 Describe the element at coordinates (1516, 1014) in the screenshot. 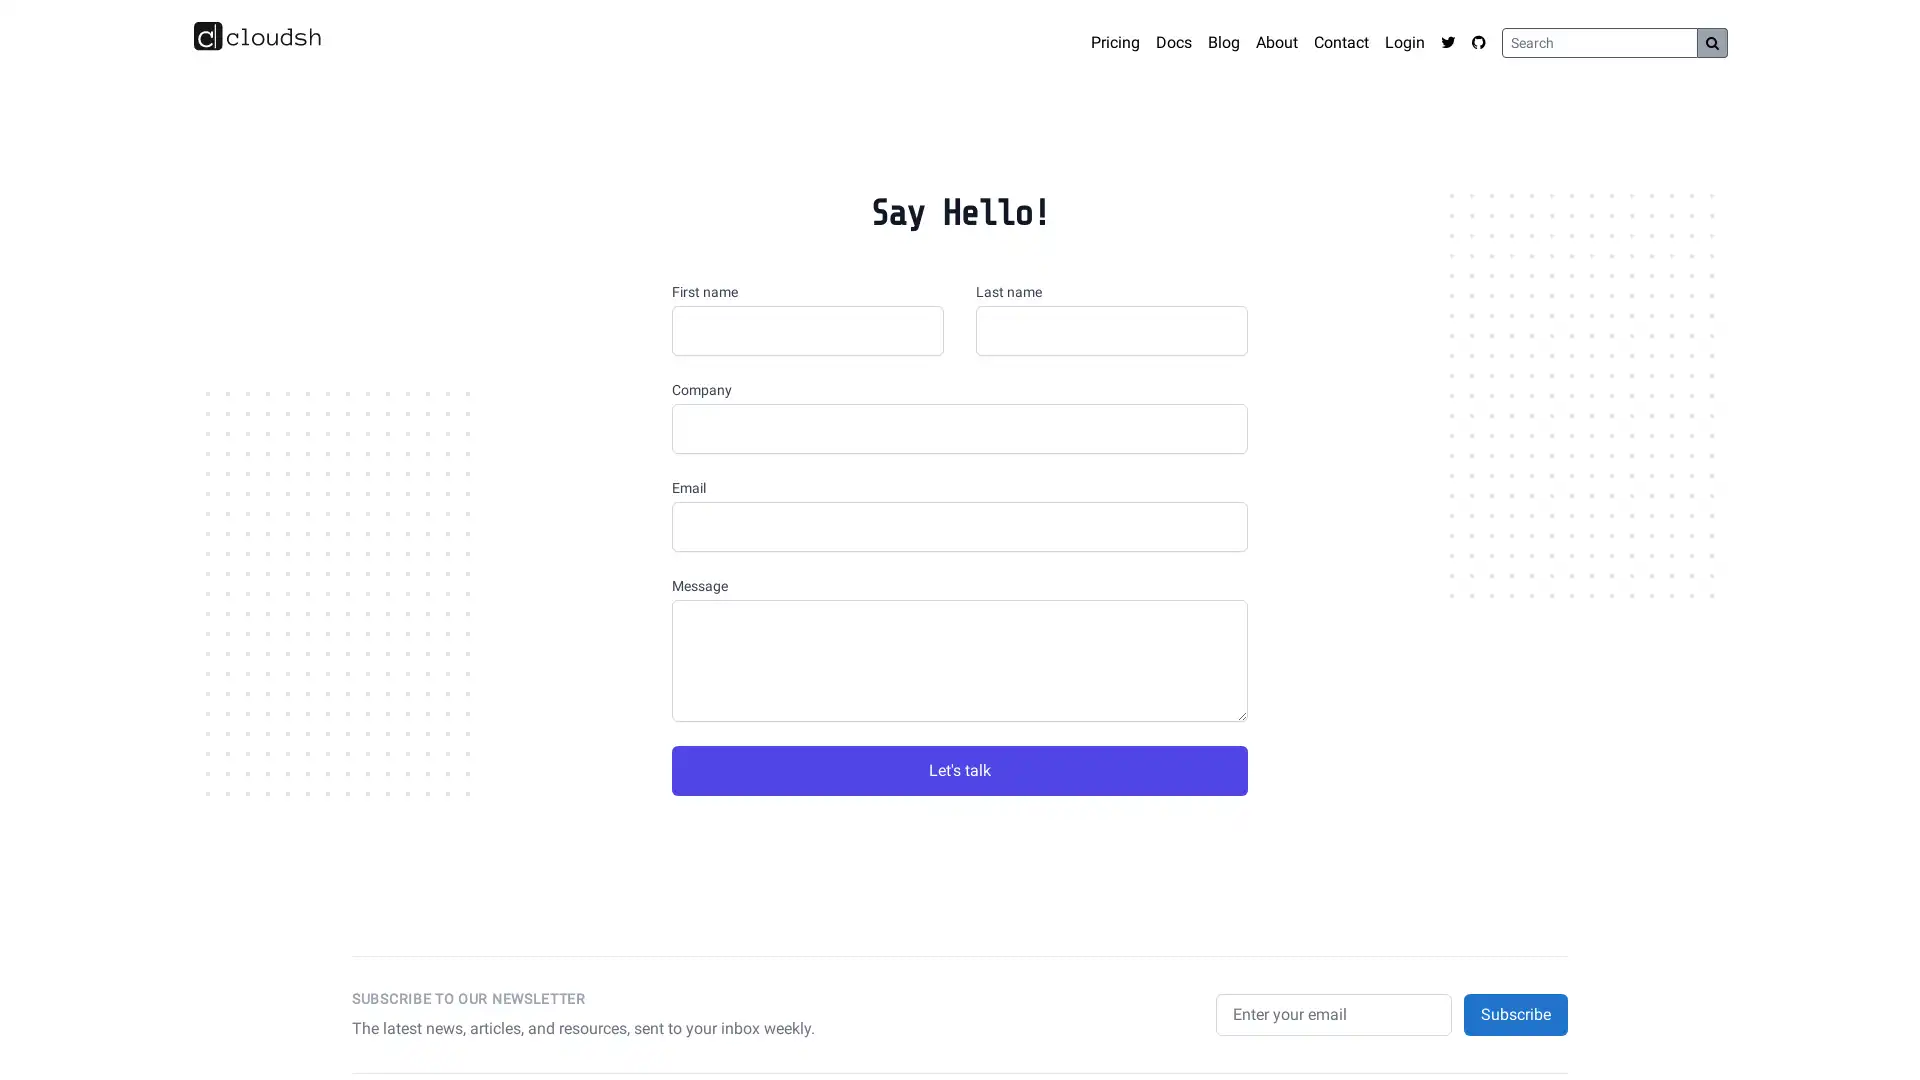

I see `Subscribe` at that location.